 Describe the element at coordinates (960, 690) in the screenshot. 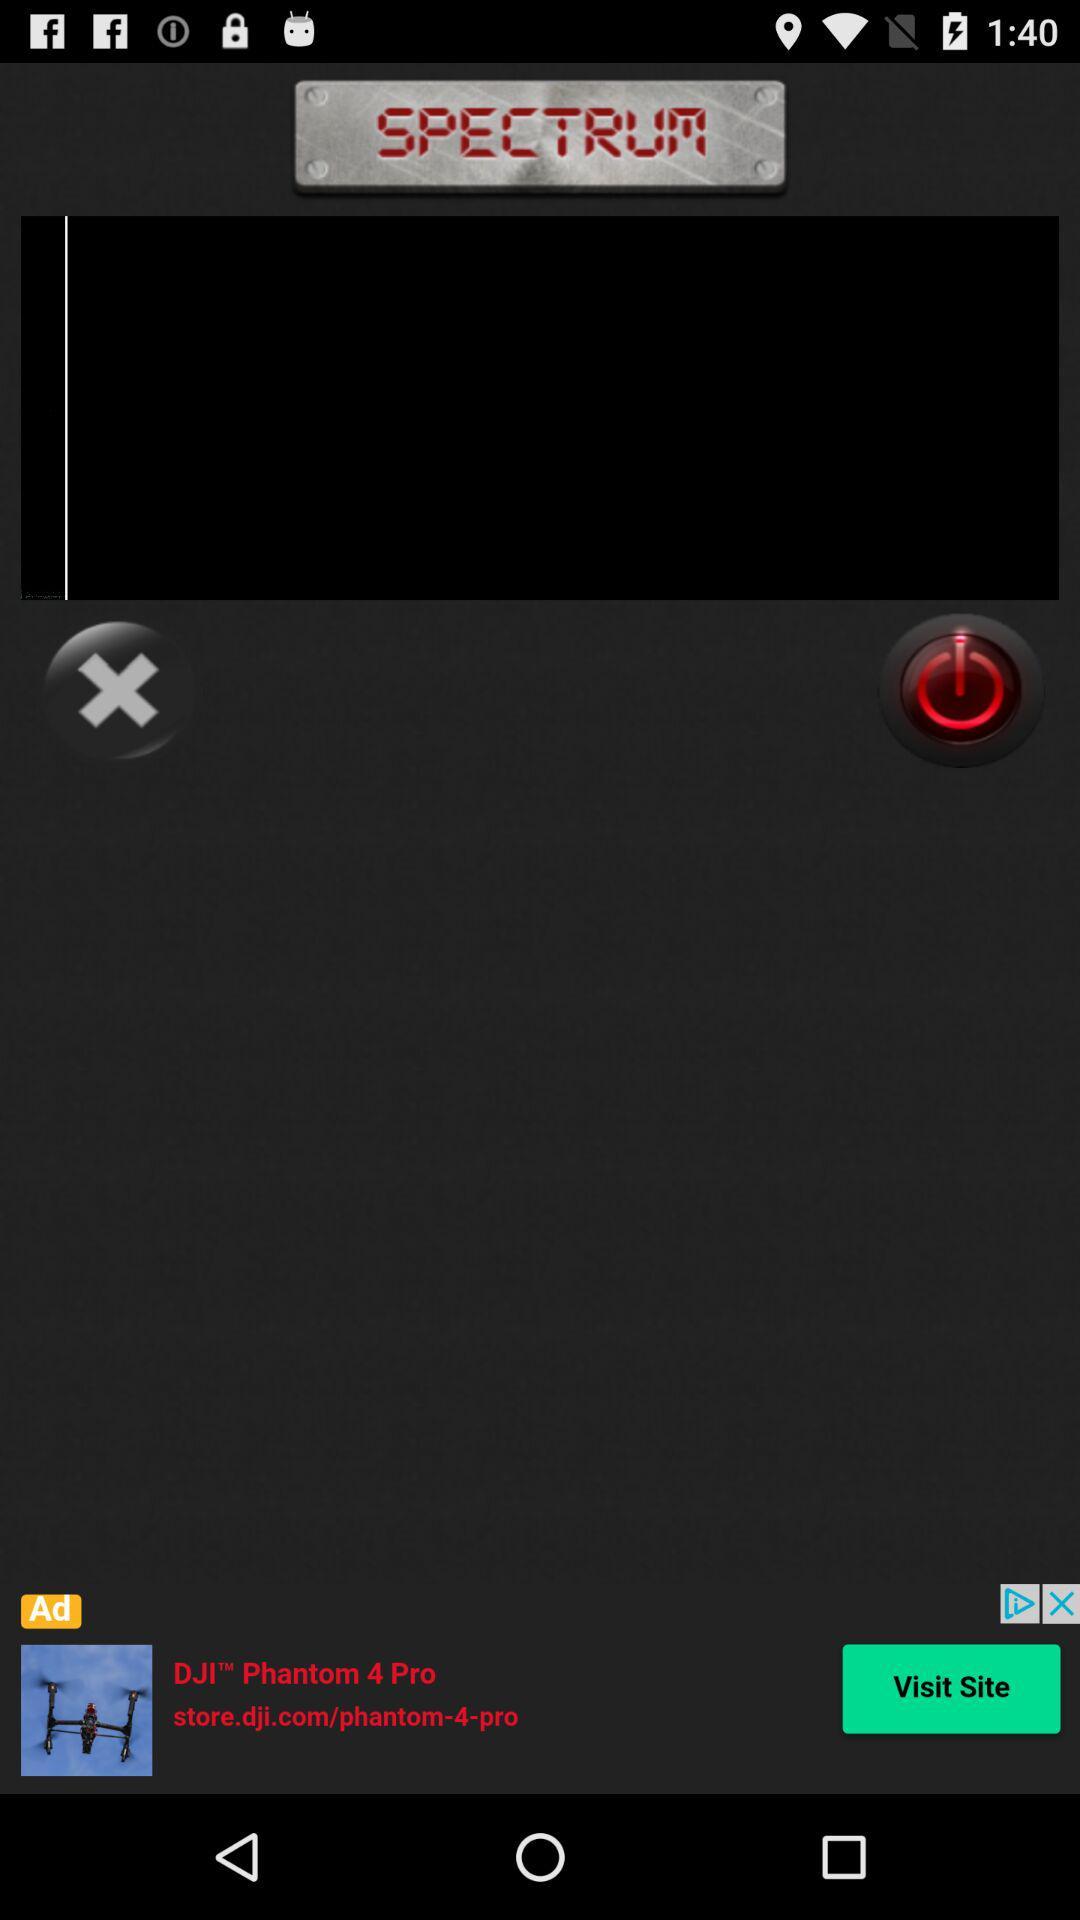

I see `option` at that location.